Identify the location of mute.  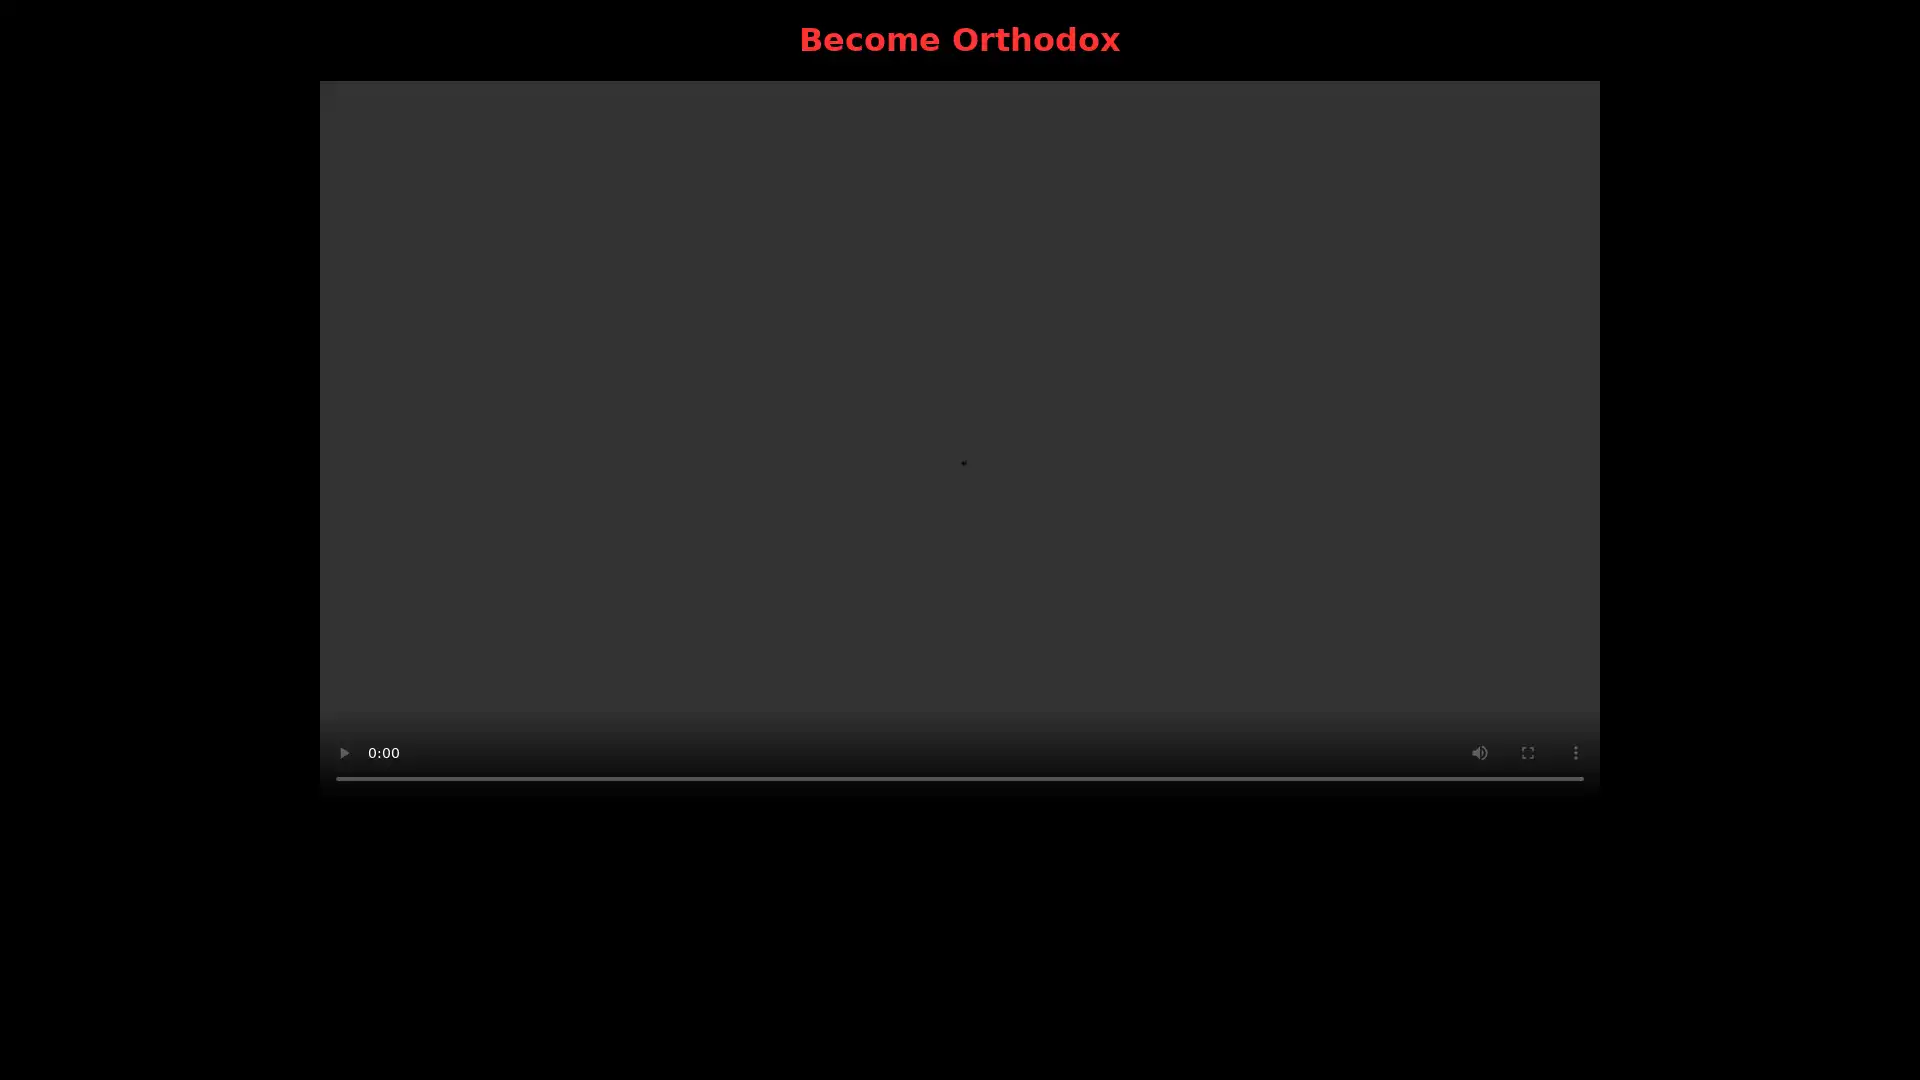
(1479, 752).